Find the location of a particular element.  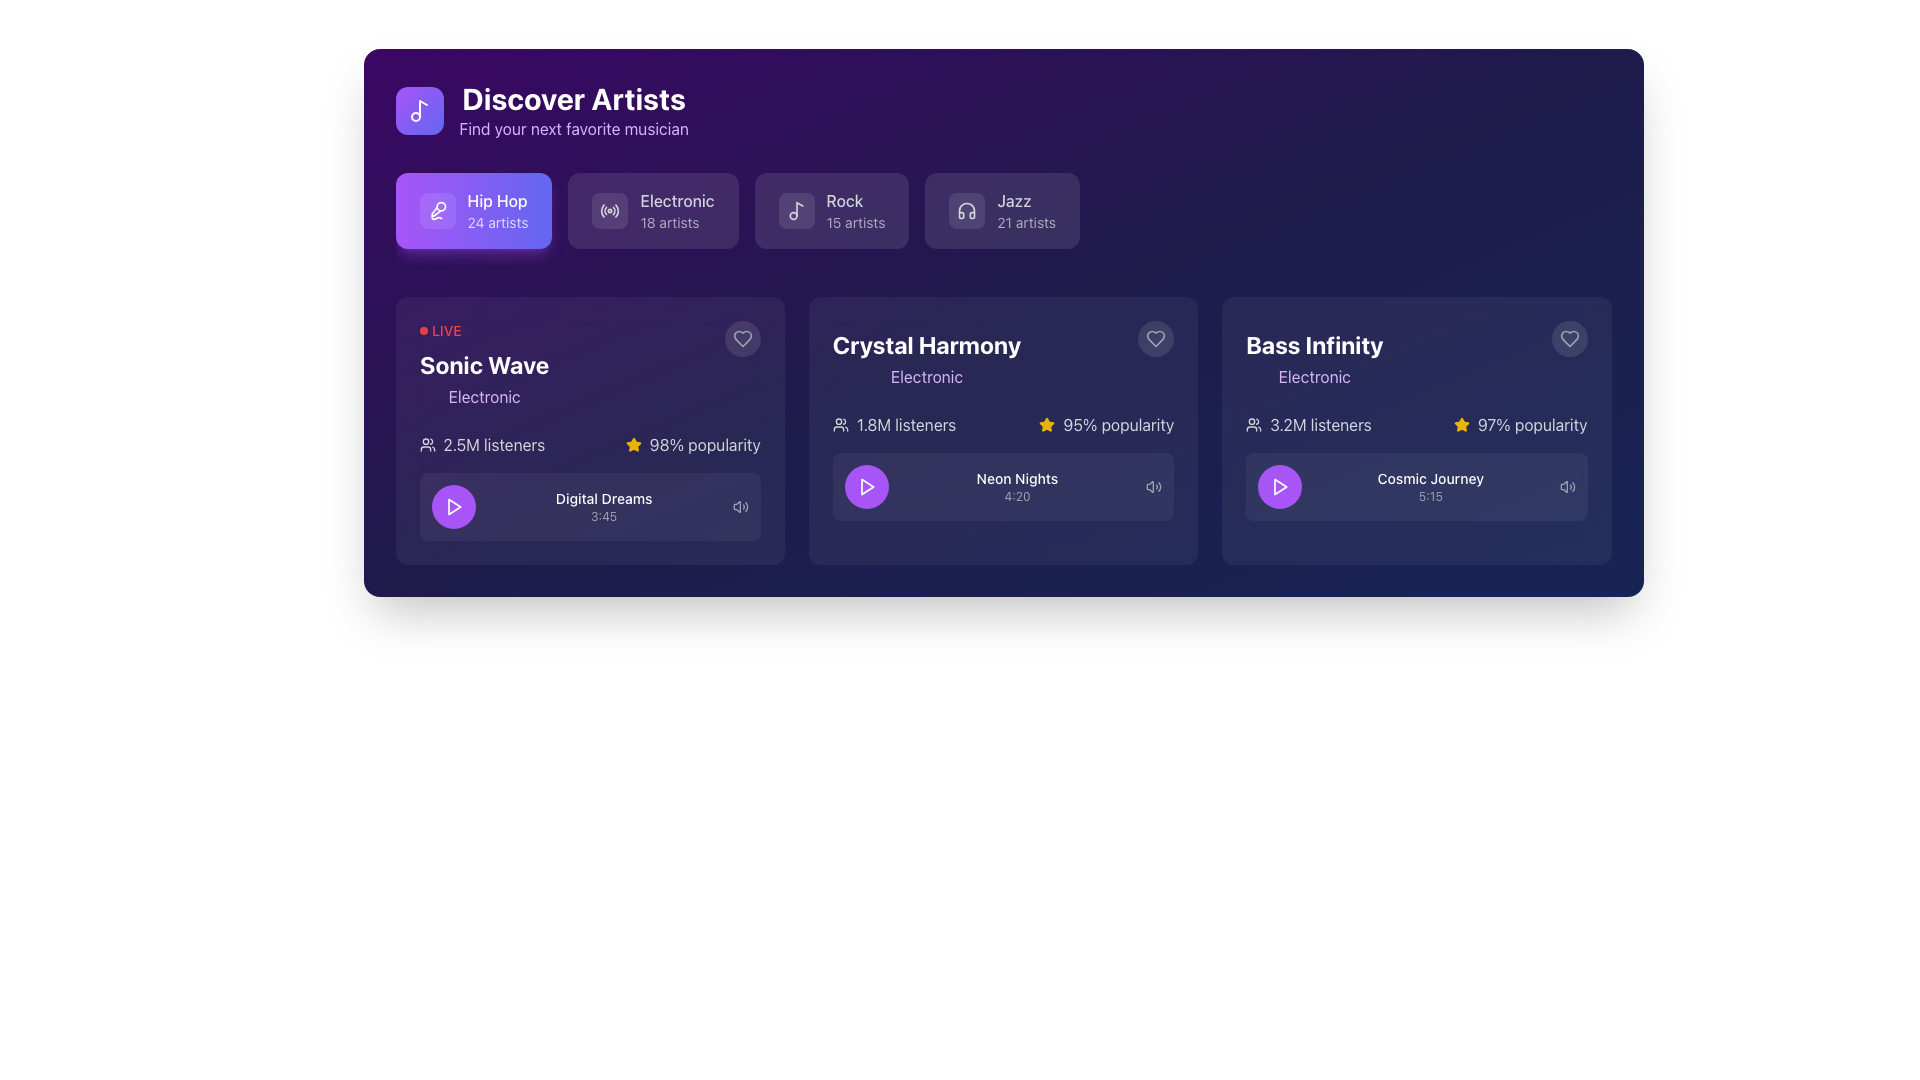

the 'Crystal Harmony' title and subtitle text element, which is displayed in bold white and smaller purple font against a dark card background, located in the second card of the horizontally arranged set is located at coordinates (925, 353).